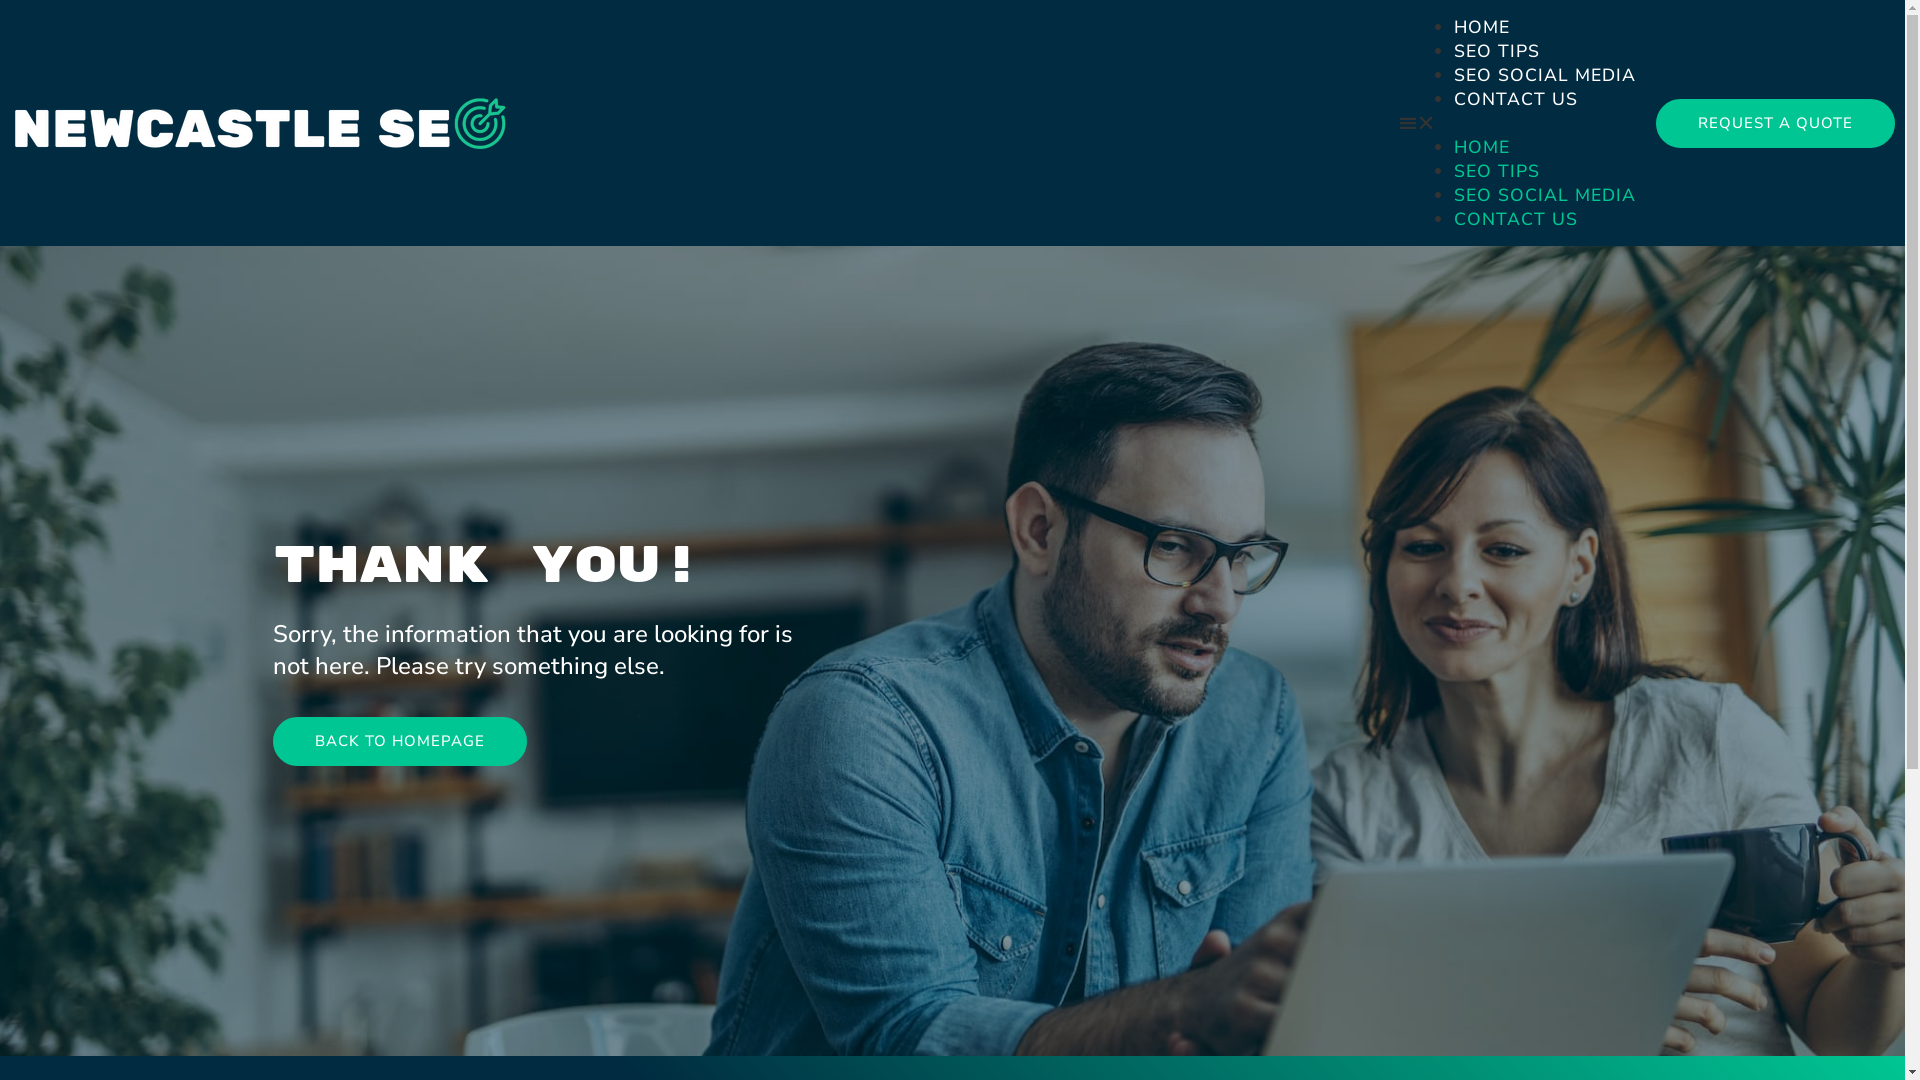 This screenshot has height=1080, width=1920. I want to click on 'SEO TIPS', so click(1497, 49).